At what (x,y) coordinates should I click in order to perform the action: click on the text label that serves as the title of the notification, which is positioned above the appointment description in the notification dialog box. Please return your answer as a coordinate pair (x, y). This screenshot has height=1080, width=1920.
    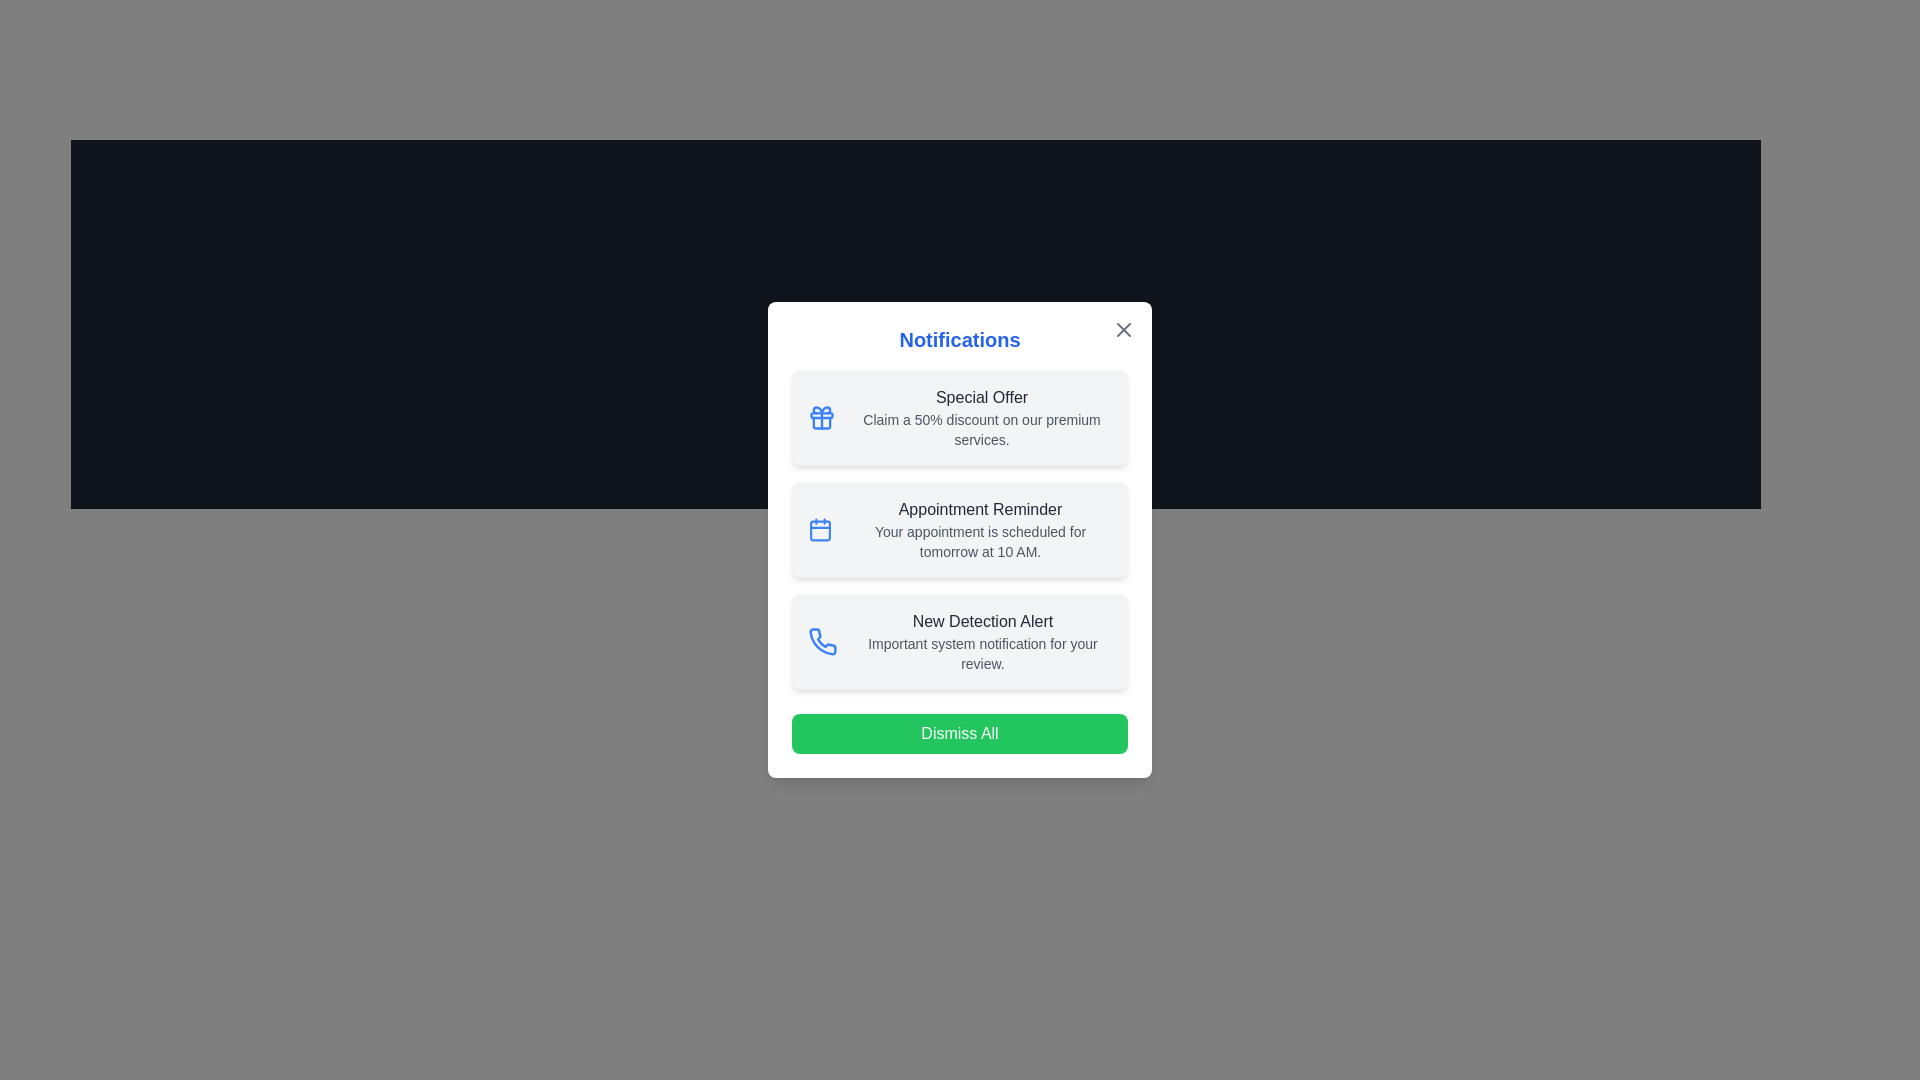
    Looking at the image, I should click on (980, 508).